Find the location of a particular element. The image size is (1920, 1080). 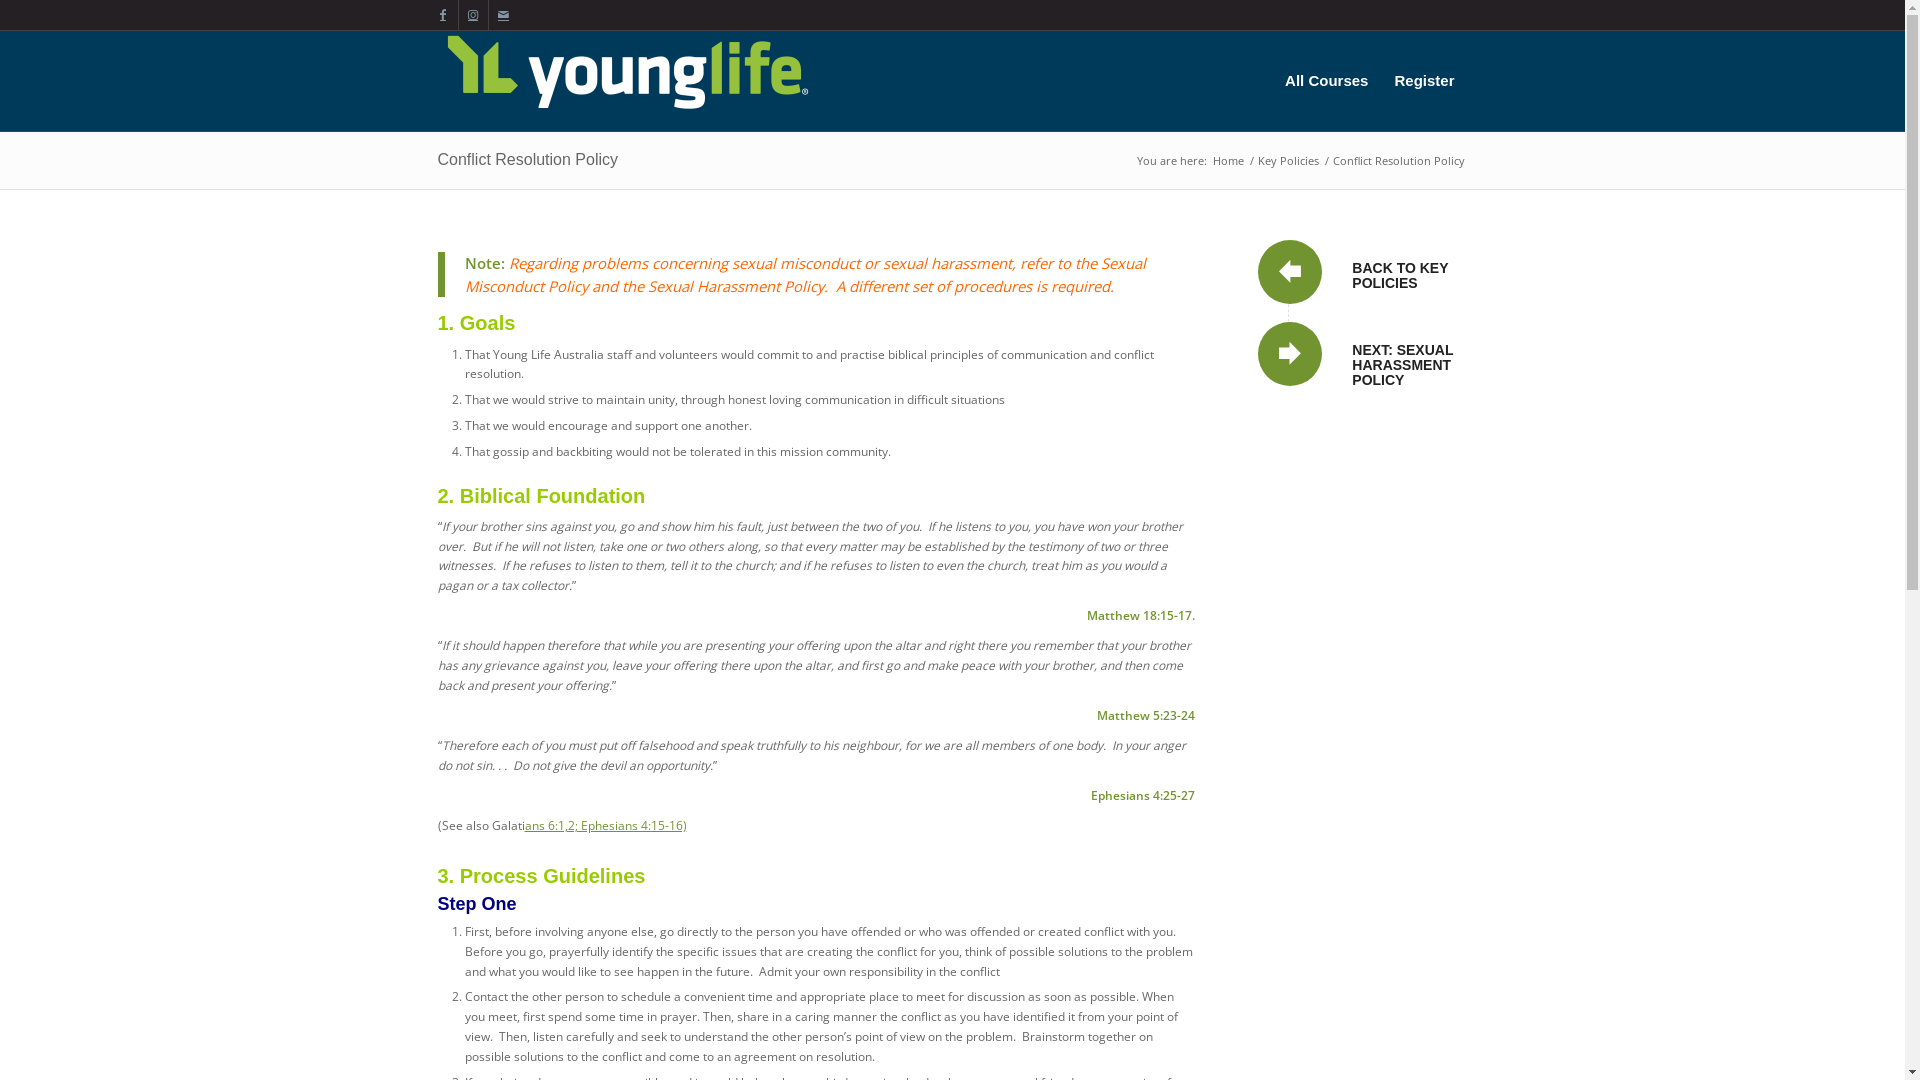

'All Courses' is located at coordinates (1326, 80).